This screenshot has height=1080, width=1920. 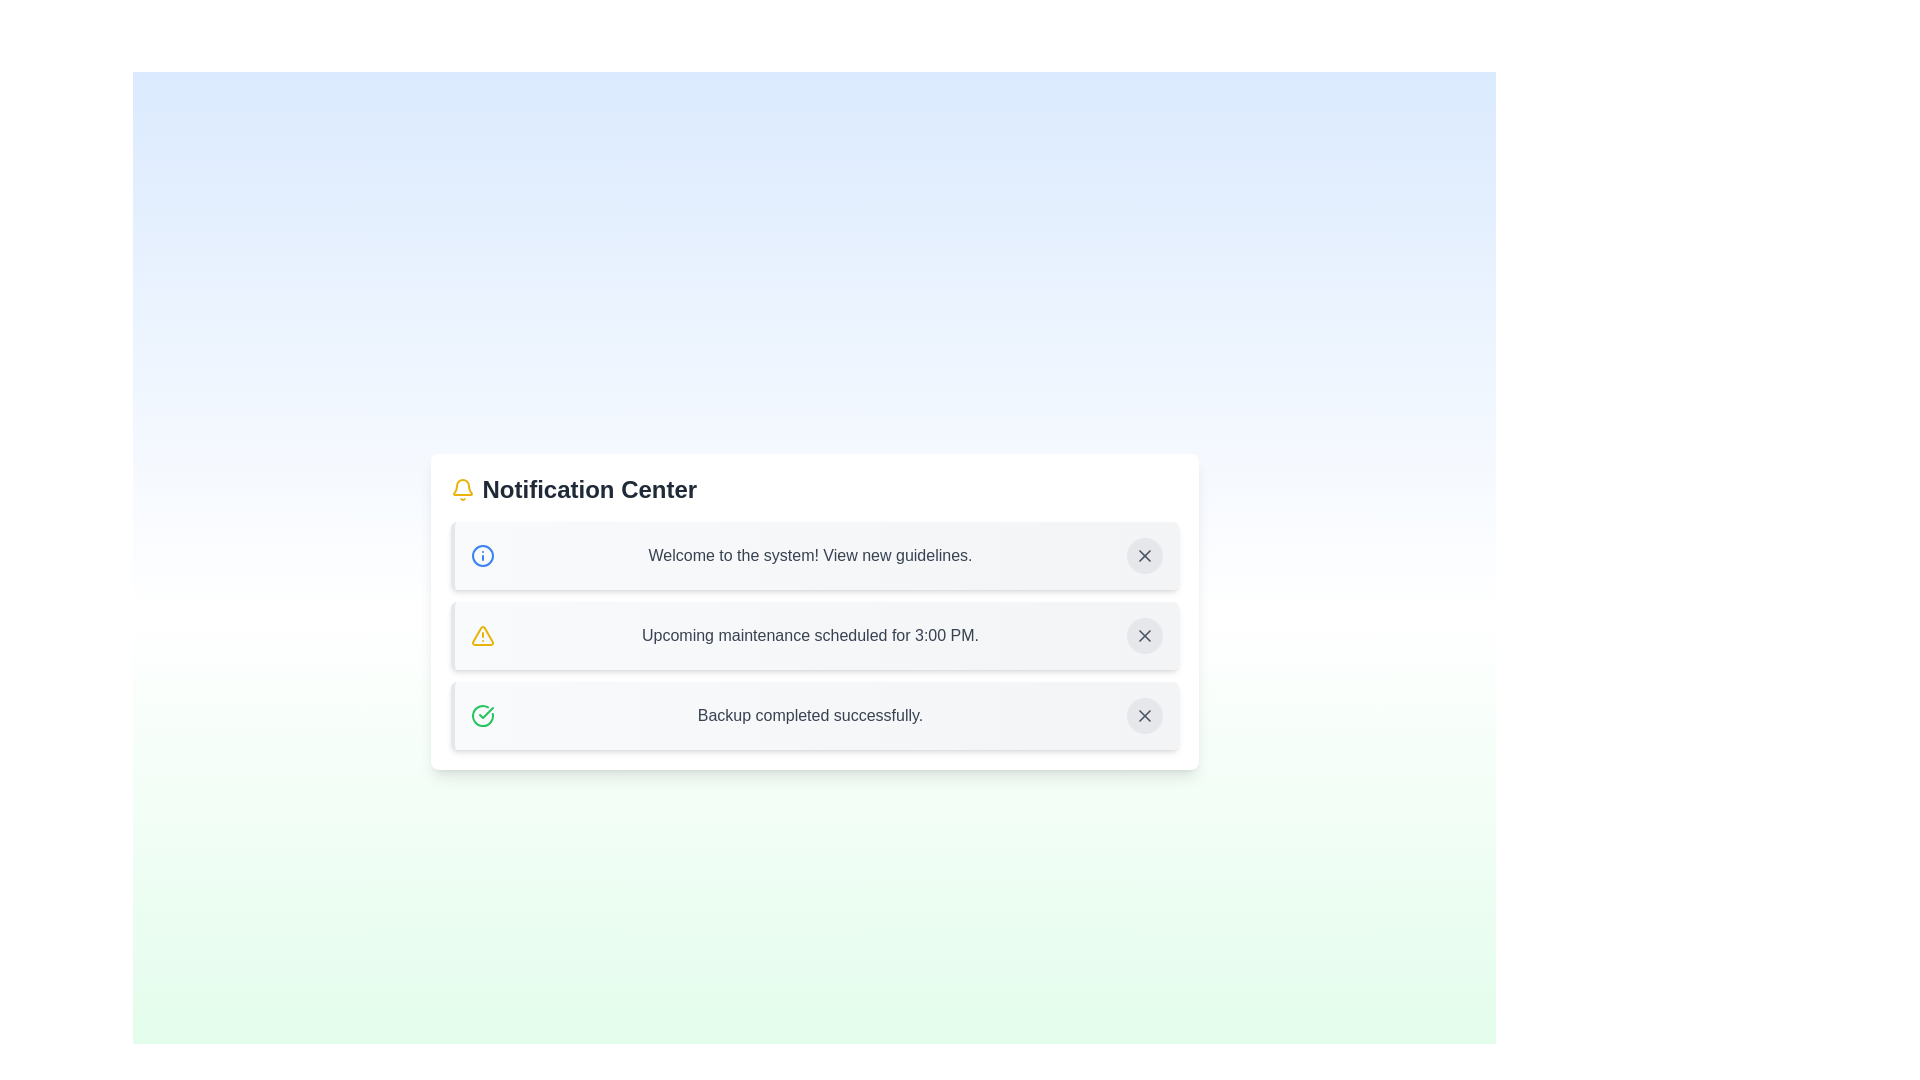 I want to click on the circular button with a light gray background and a darker gray 'X' icon, located next to the notification message stating 'Backup completed successfully.', so click(x=1144, y=715).